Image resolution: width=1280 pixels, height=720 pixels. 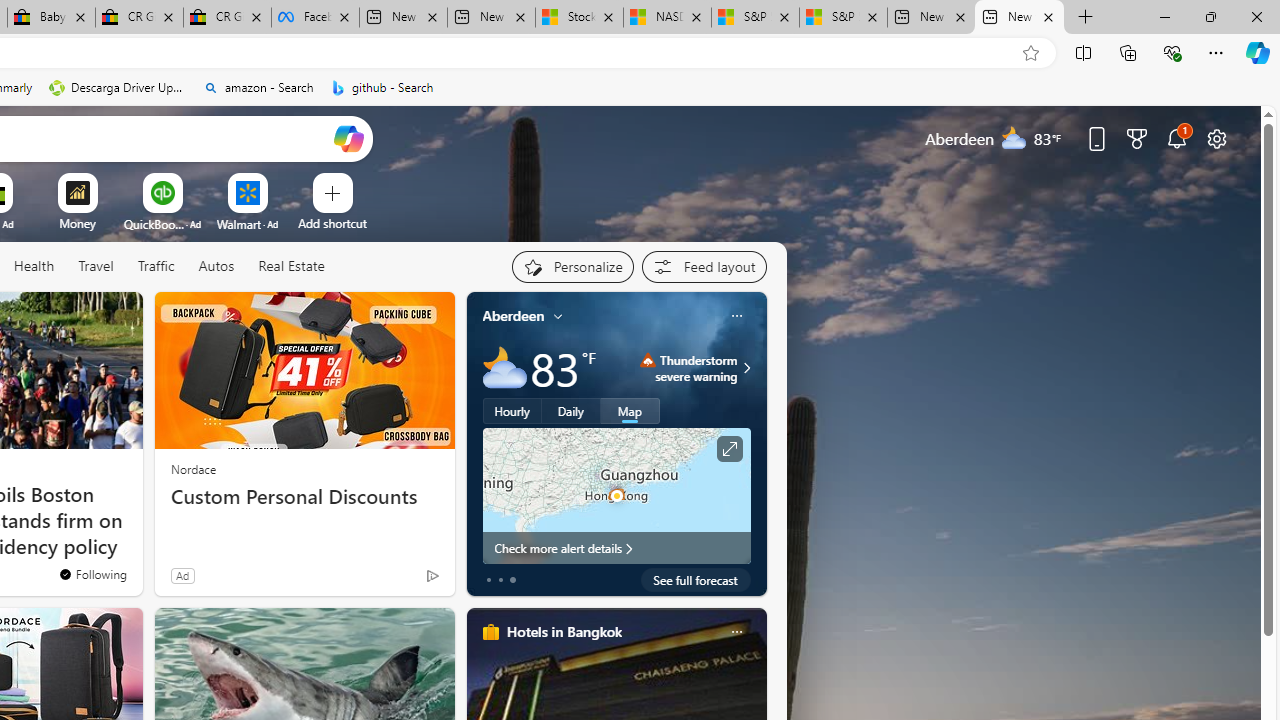 I want to click on 'amazon - Search', so click(x=257, y=87).